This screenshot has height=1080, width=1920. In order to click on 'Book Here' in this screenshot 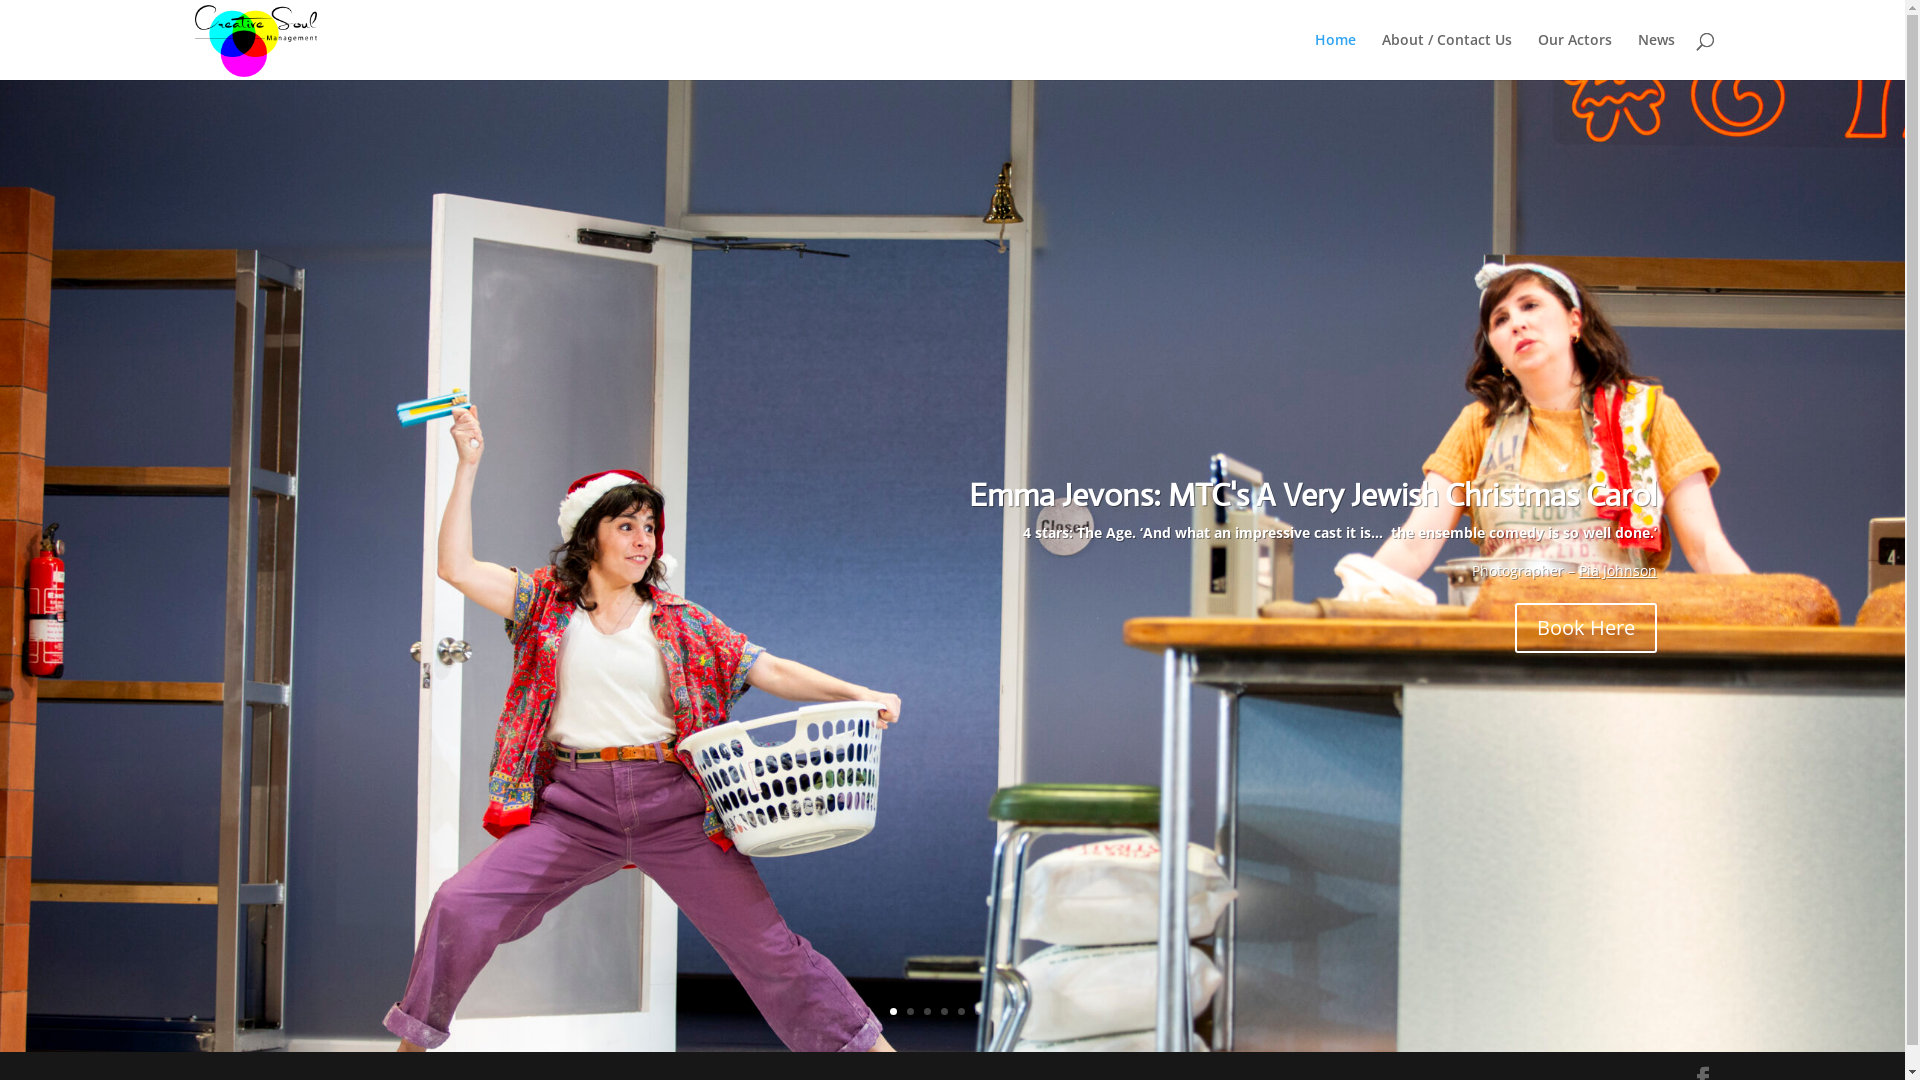, I will do `click(1584, 627)`.